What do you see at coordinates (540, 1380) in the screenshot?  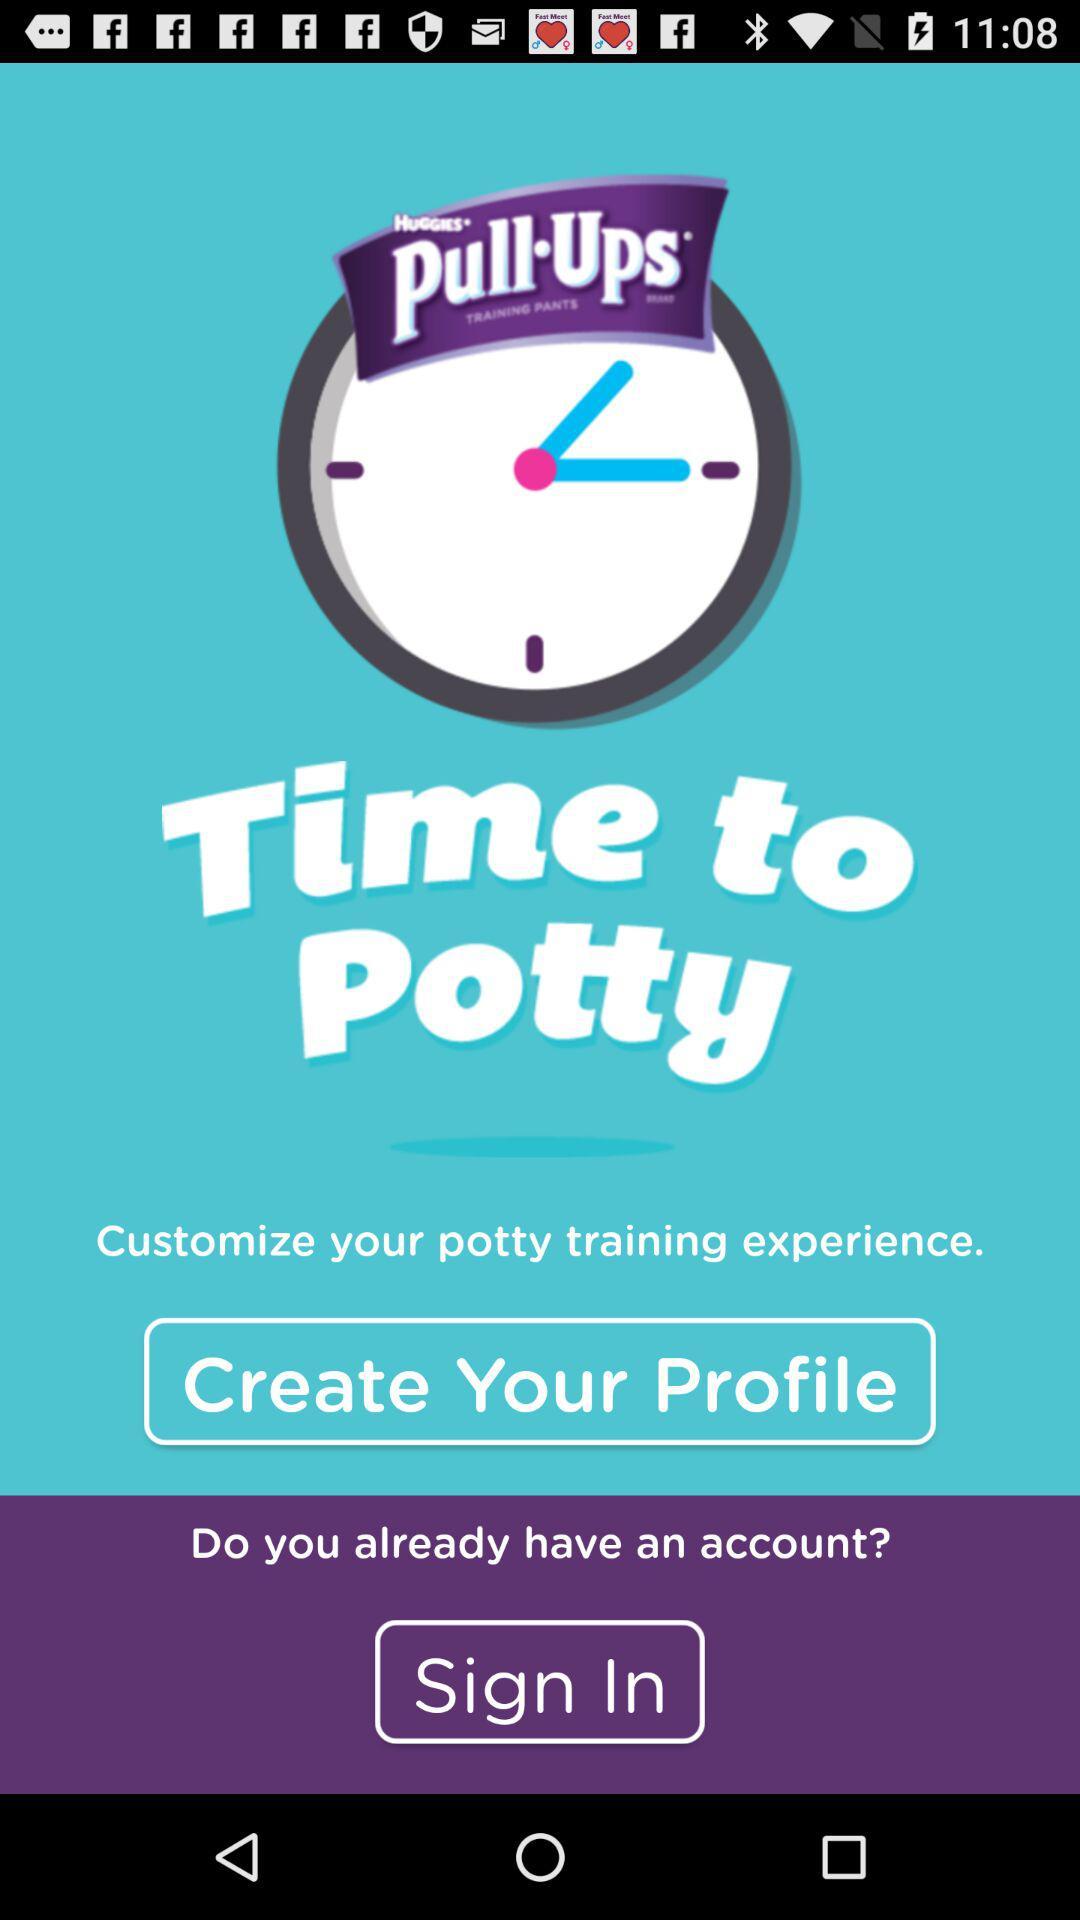 I see `create your profile item` at bounding box center [540, 1380].